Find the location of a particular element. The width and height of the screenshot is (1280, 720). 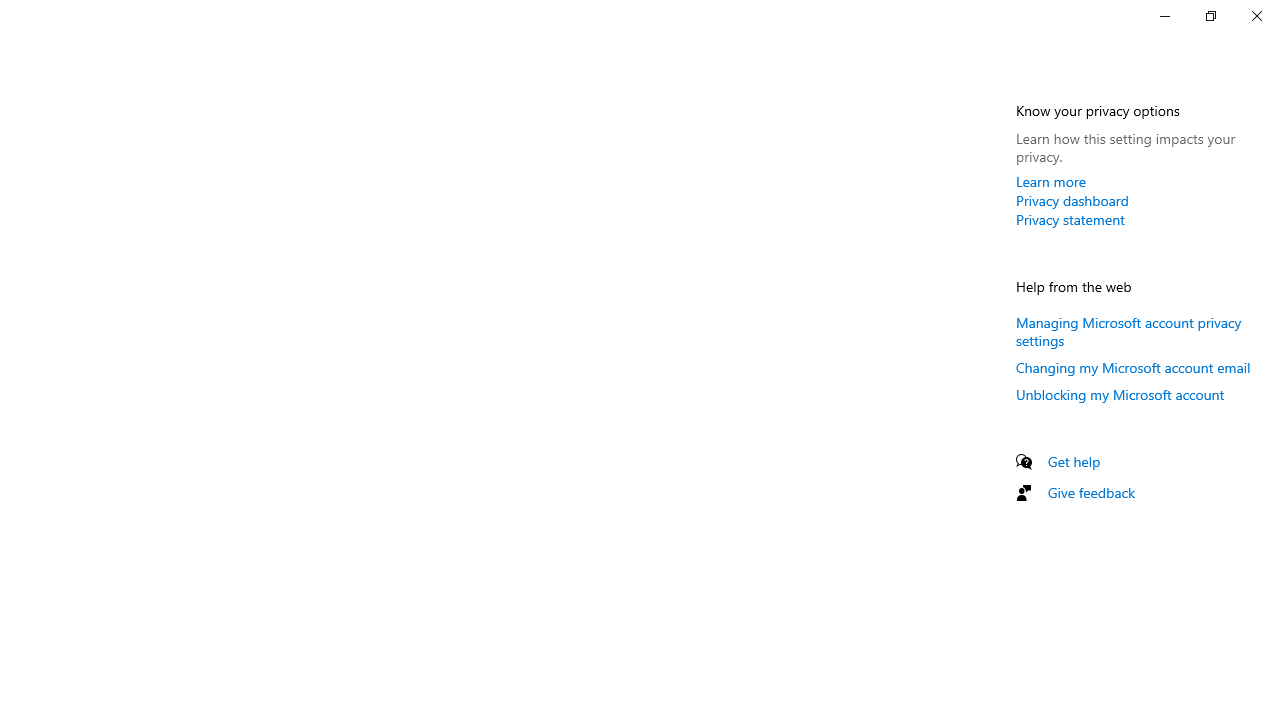

'Give feedback' is located at coordinates (1090, 492).